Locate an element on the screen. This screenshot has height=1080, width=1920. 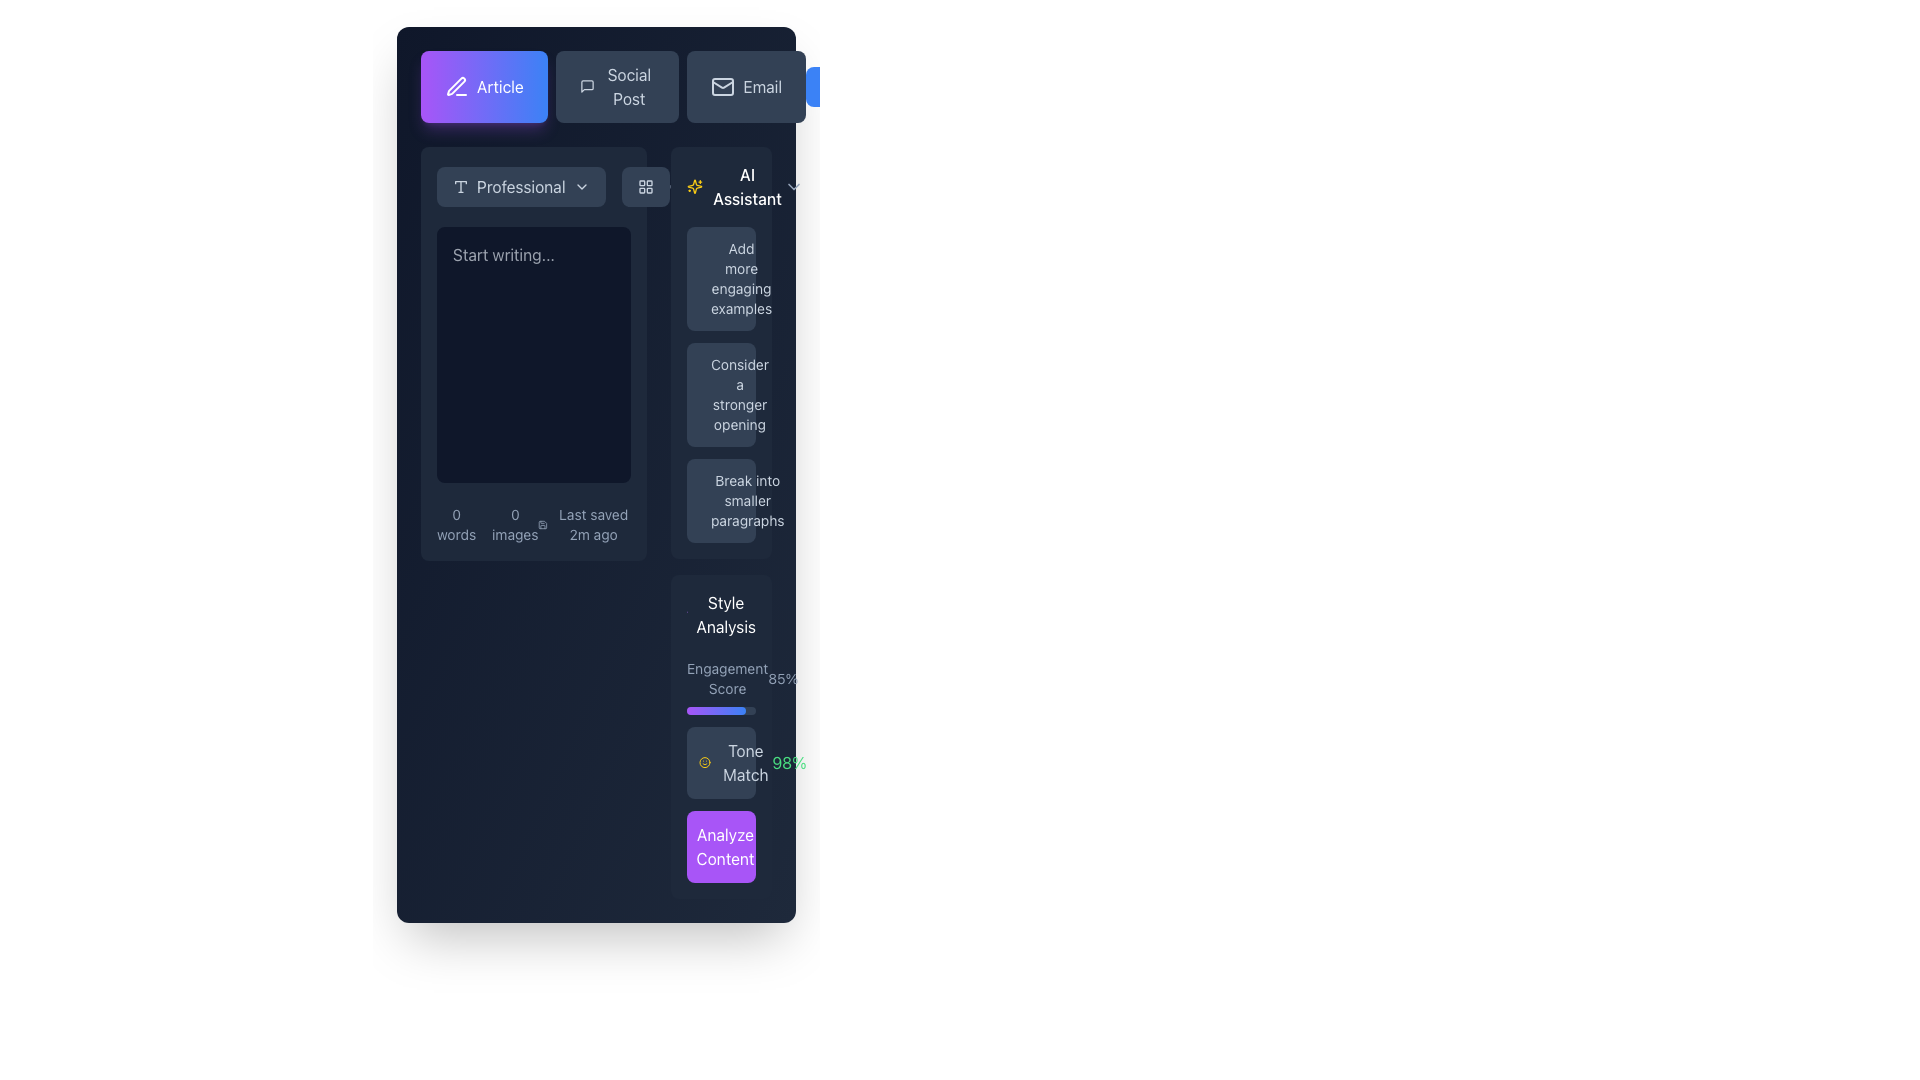
the displayed number in the text label that shows '0 images', which is located on a dark background and adjacent to the '0 words' label is located at coordinates (515, 523).